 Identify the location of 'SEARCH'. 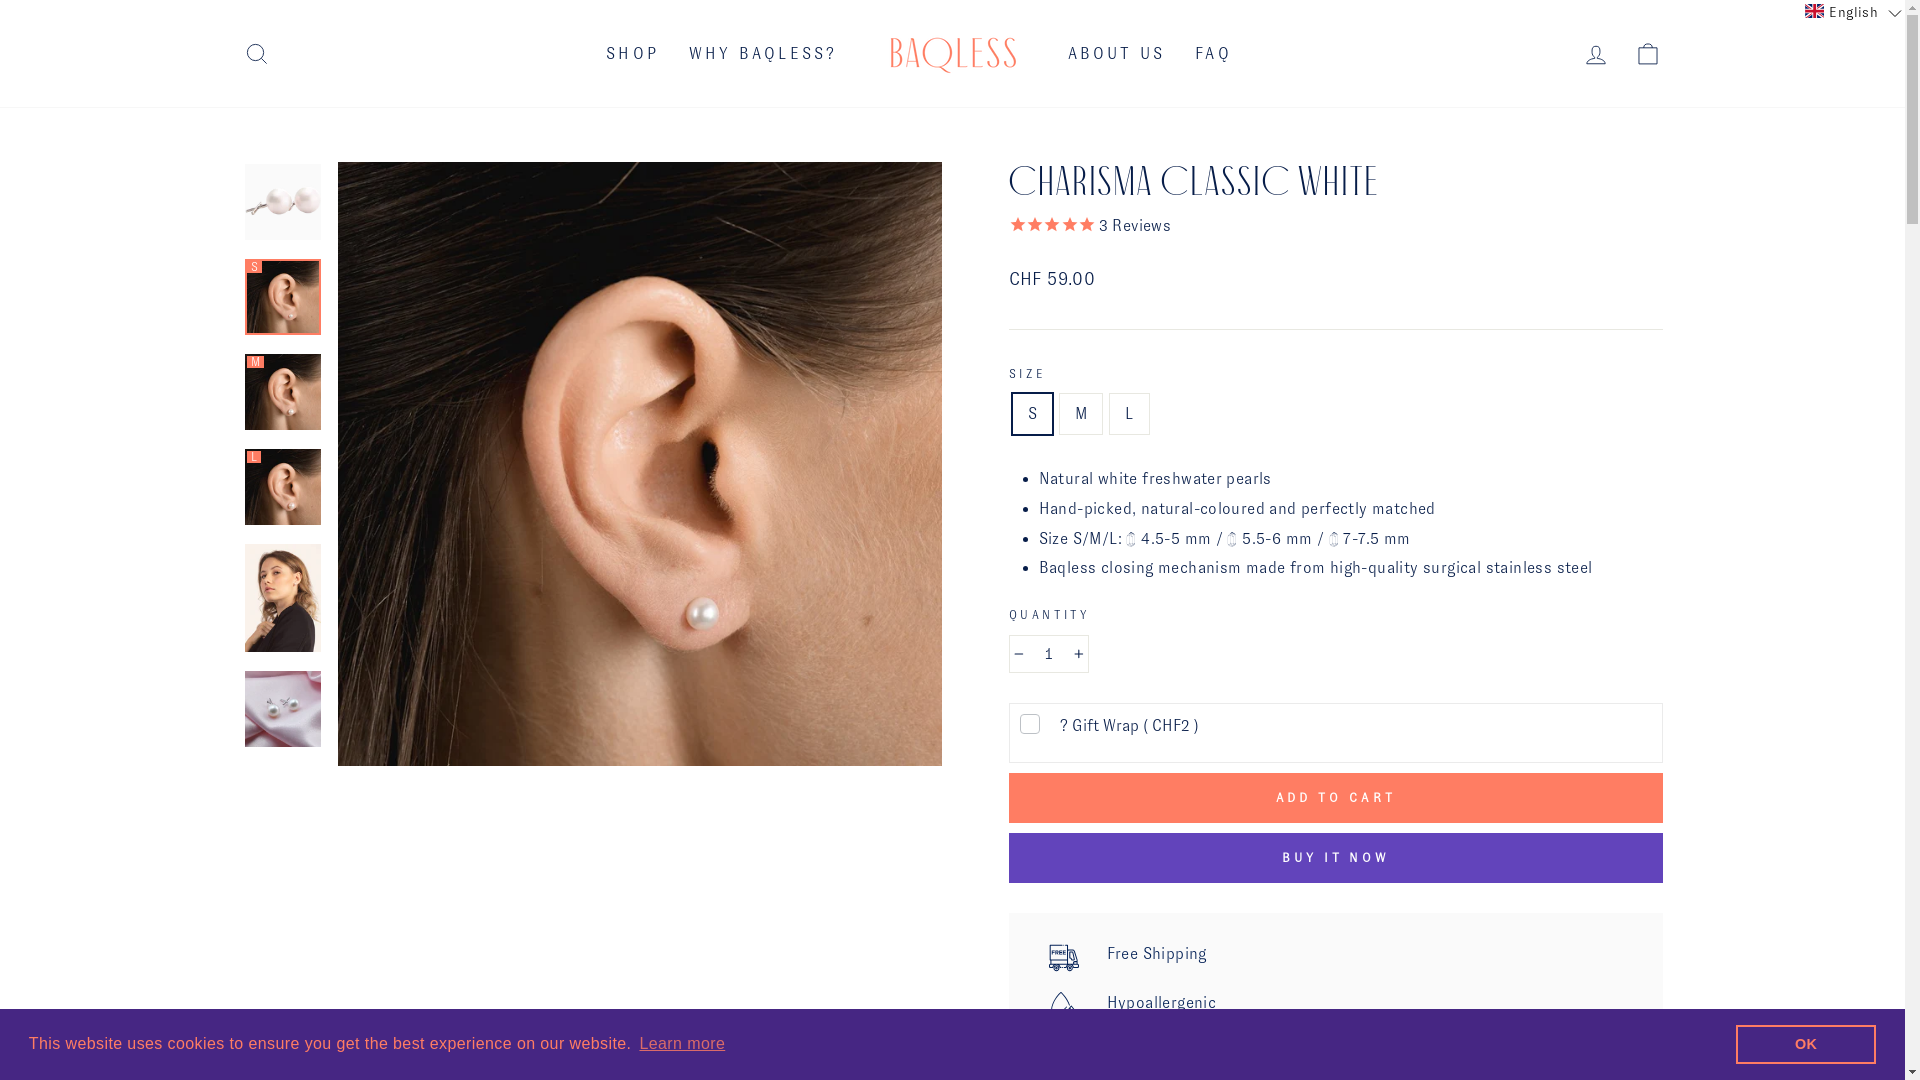
(254, 52).